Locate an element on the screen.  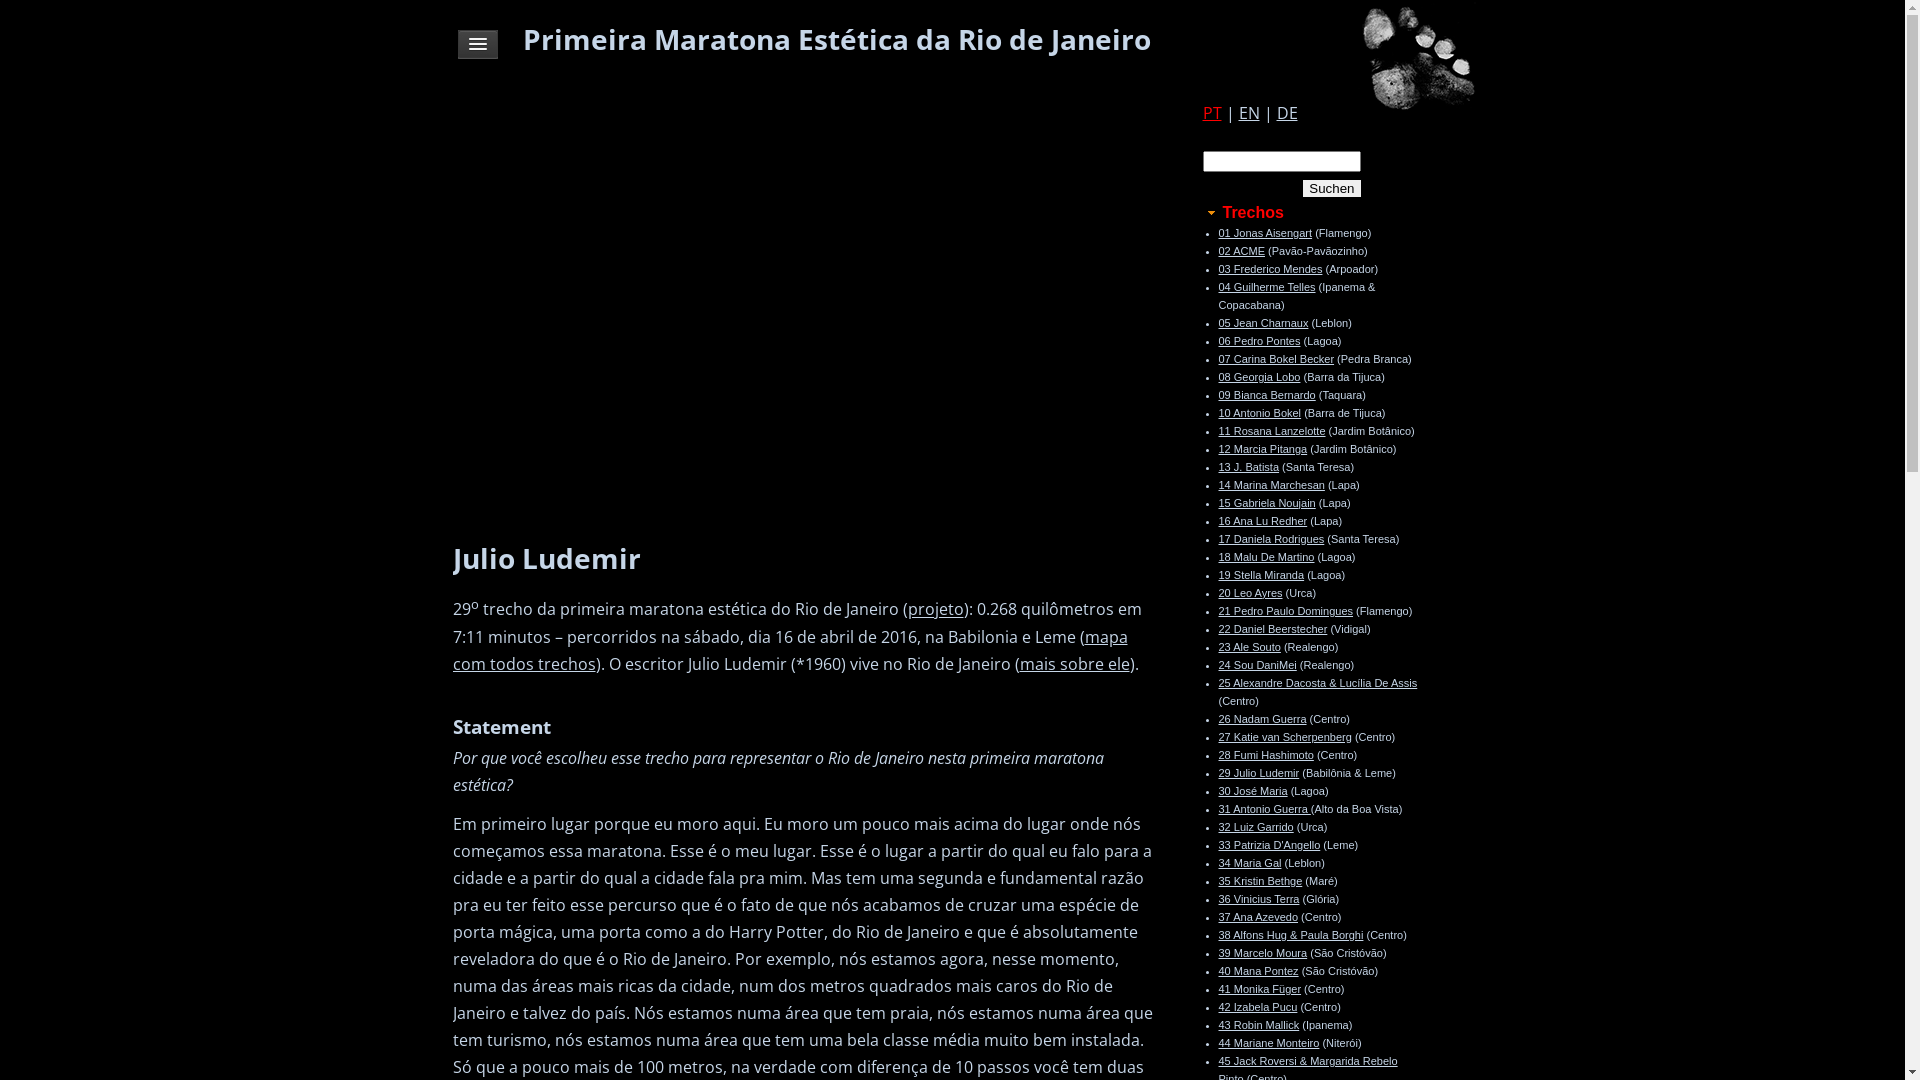
'33 Patrizia D'Angello' is located at coordinates (1267, 844).